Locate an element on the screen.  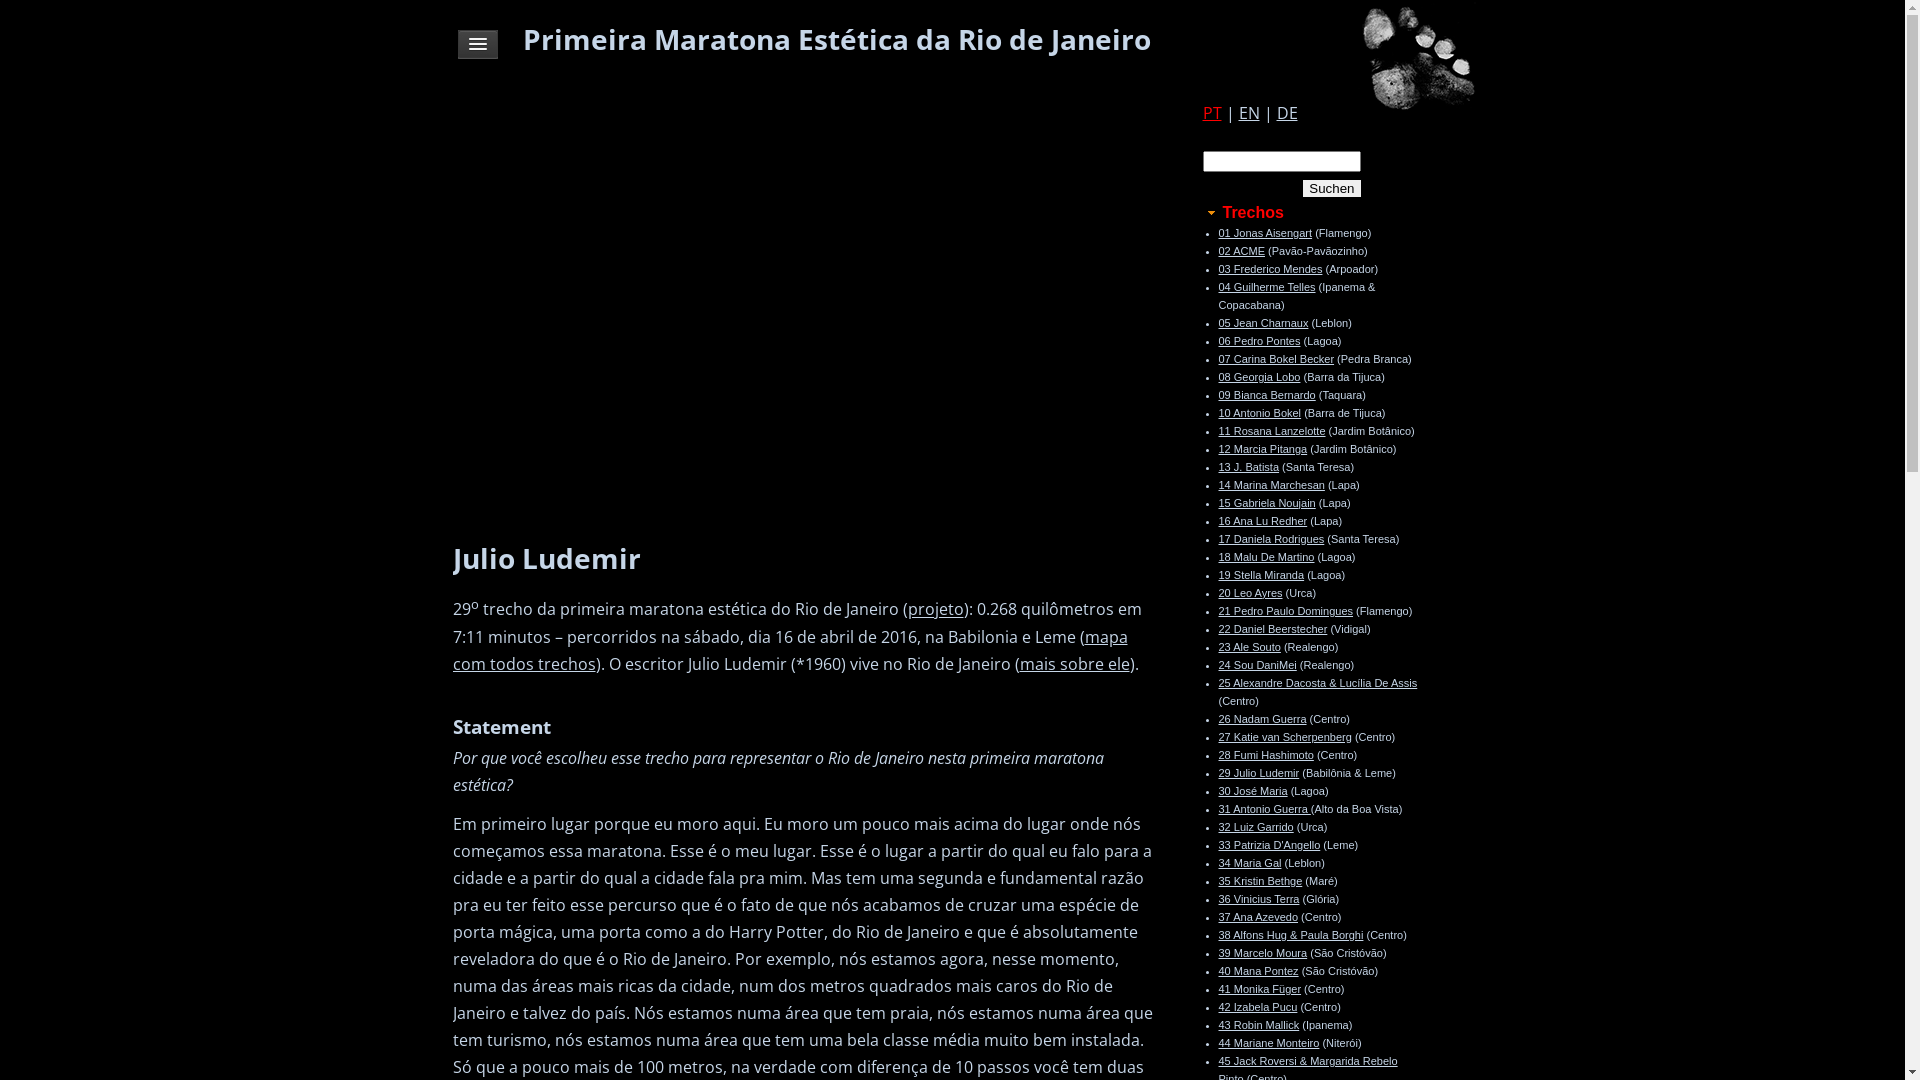
'33 Patrizia D'Angello' is located at coordinates (1267, 844).